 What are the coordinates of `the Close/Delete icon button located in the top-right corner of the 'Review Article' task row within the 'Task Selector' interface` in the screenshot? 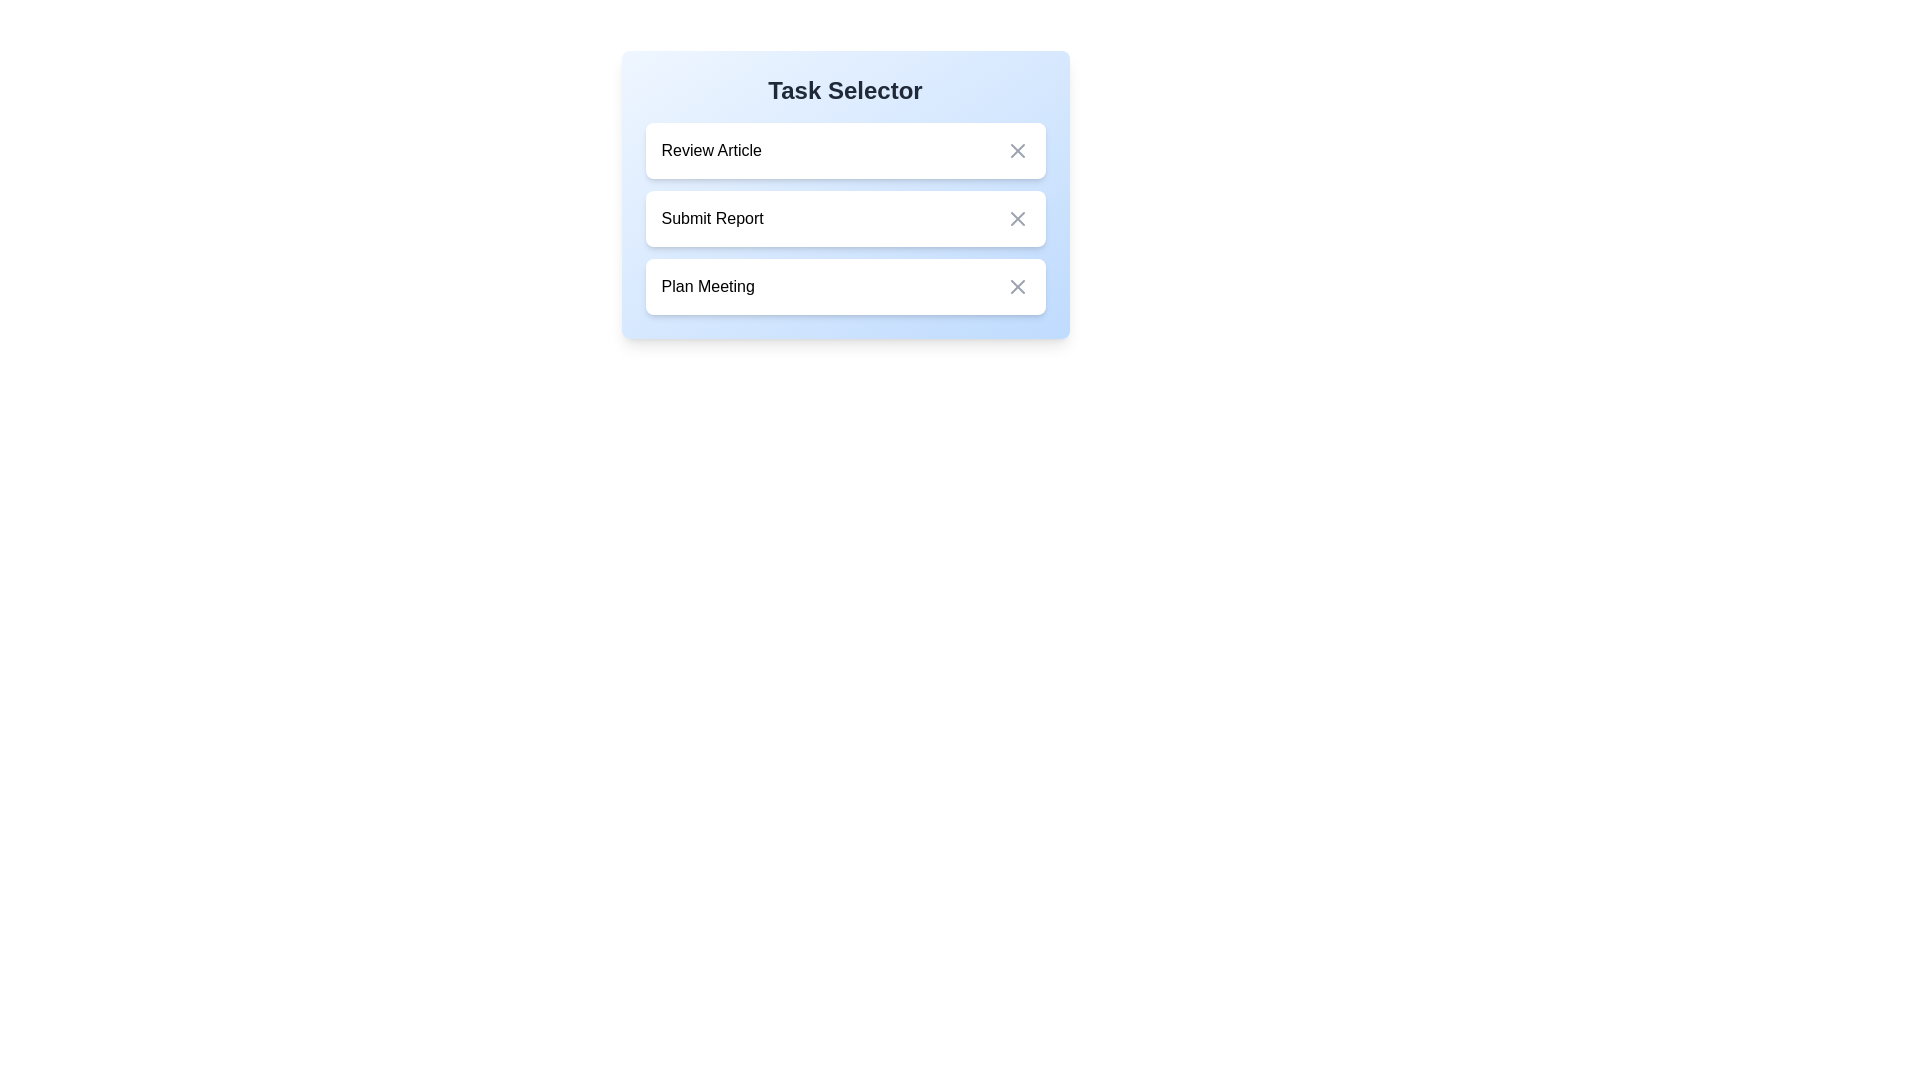 It's located at (1017, 149).